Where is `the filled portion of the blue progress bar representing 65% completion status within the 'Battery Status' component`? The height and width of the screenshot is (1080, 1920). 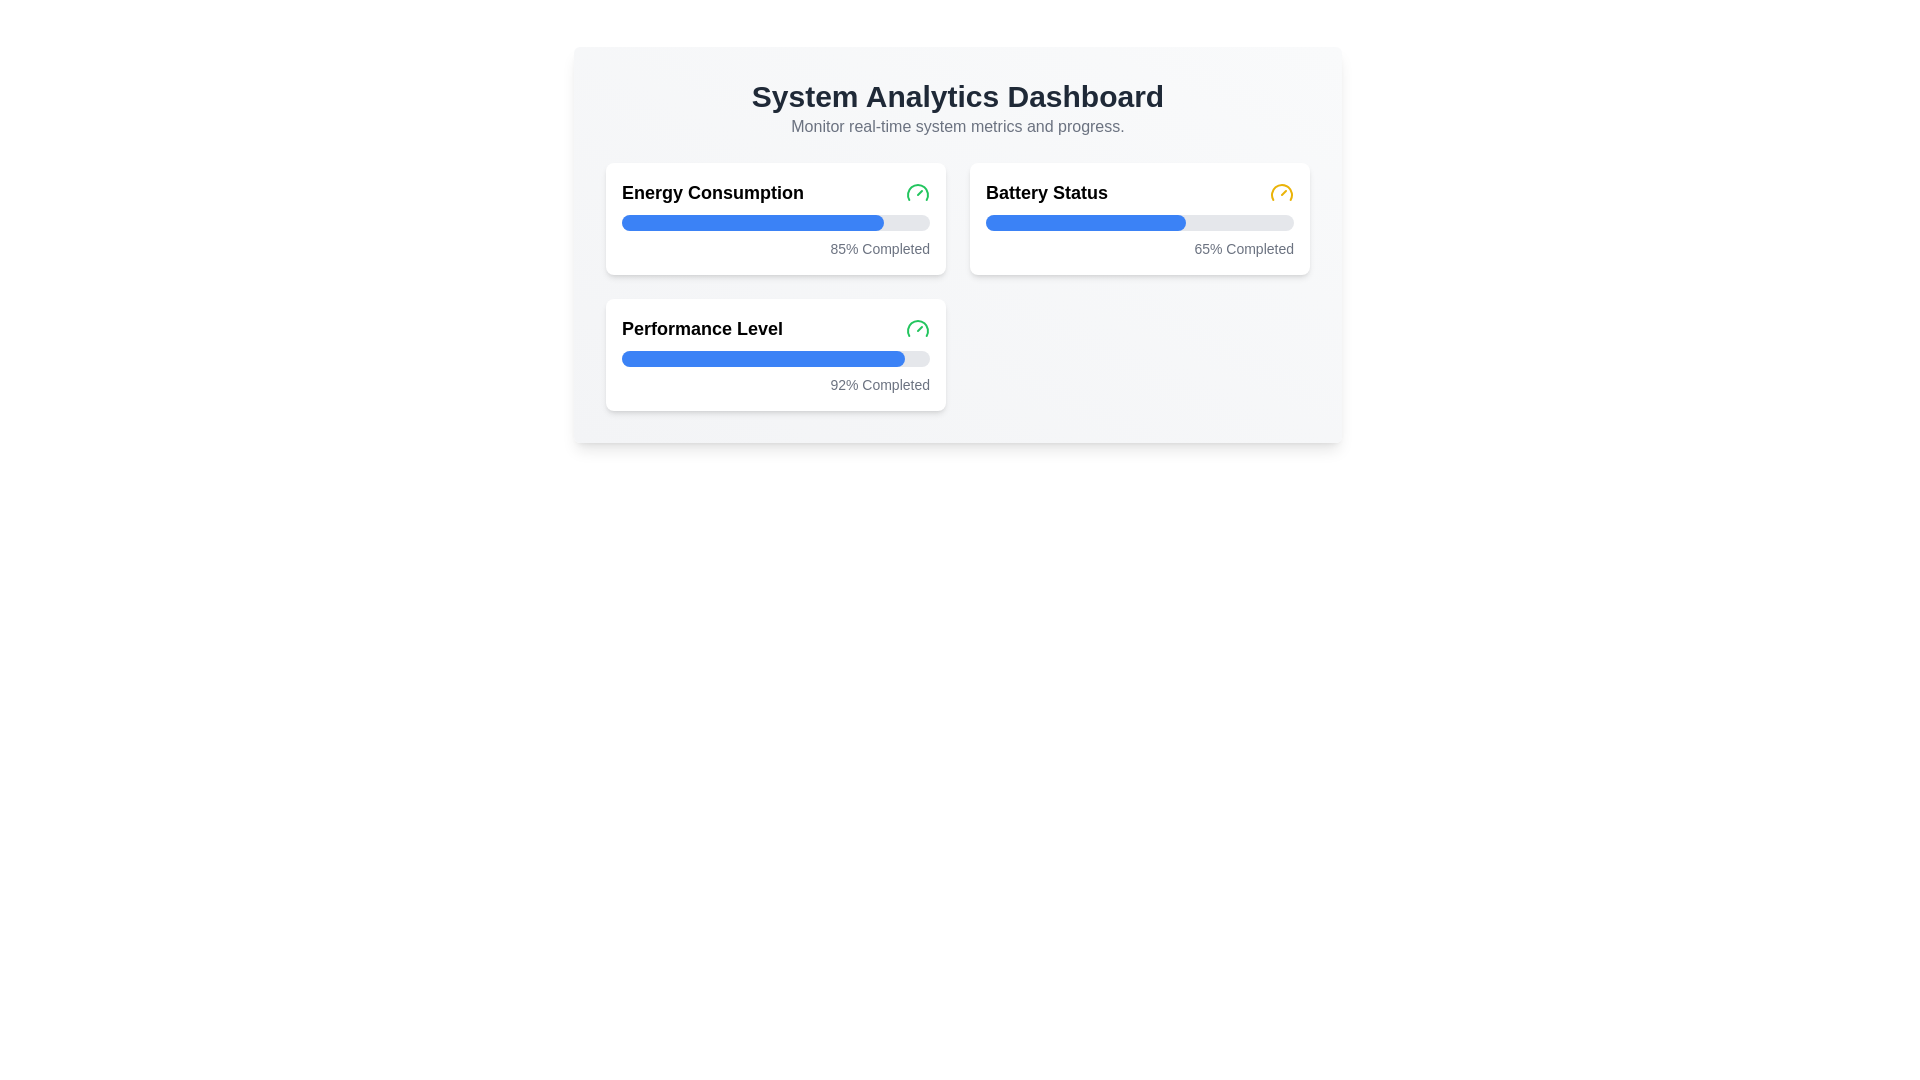 the filled portion of the blue progress bar representing 65% completion status within the 'Battery Status' component is located at coordinates (1085, 223).